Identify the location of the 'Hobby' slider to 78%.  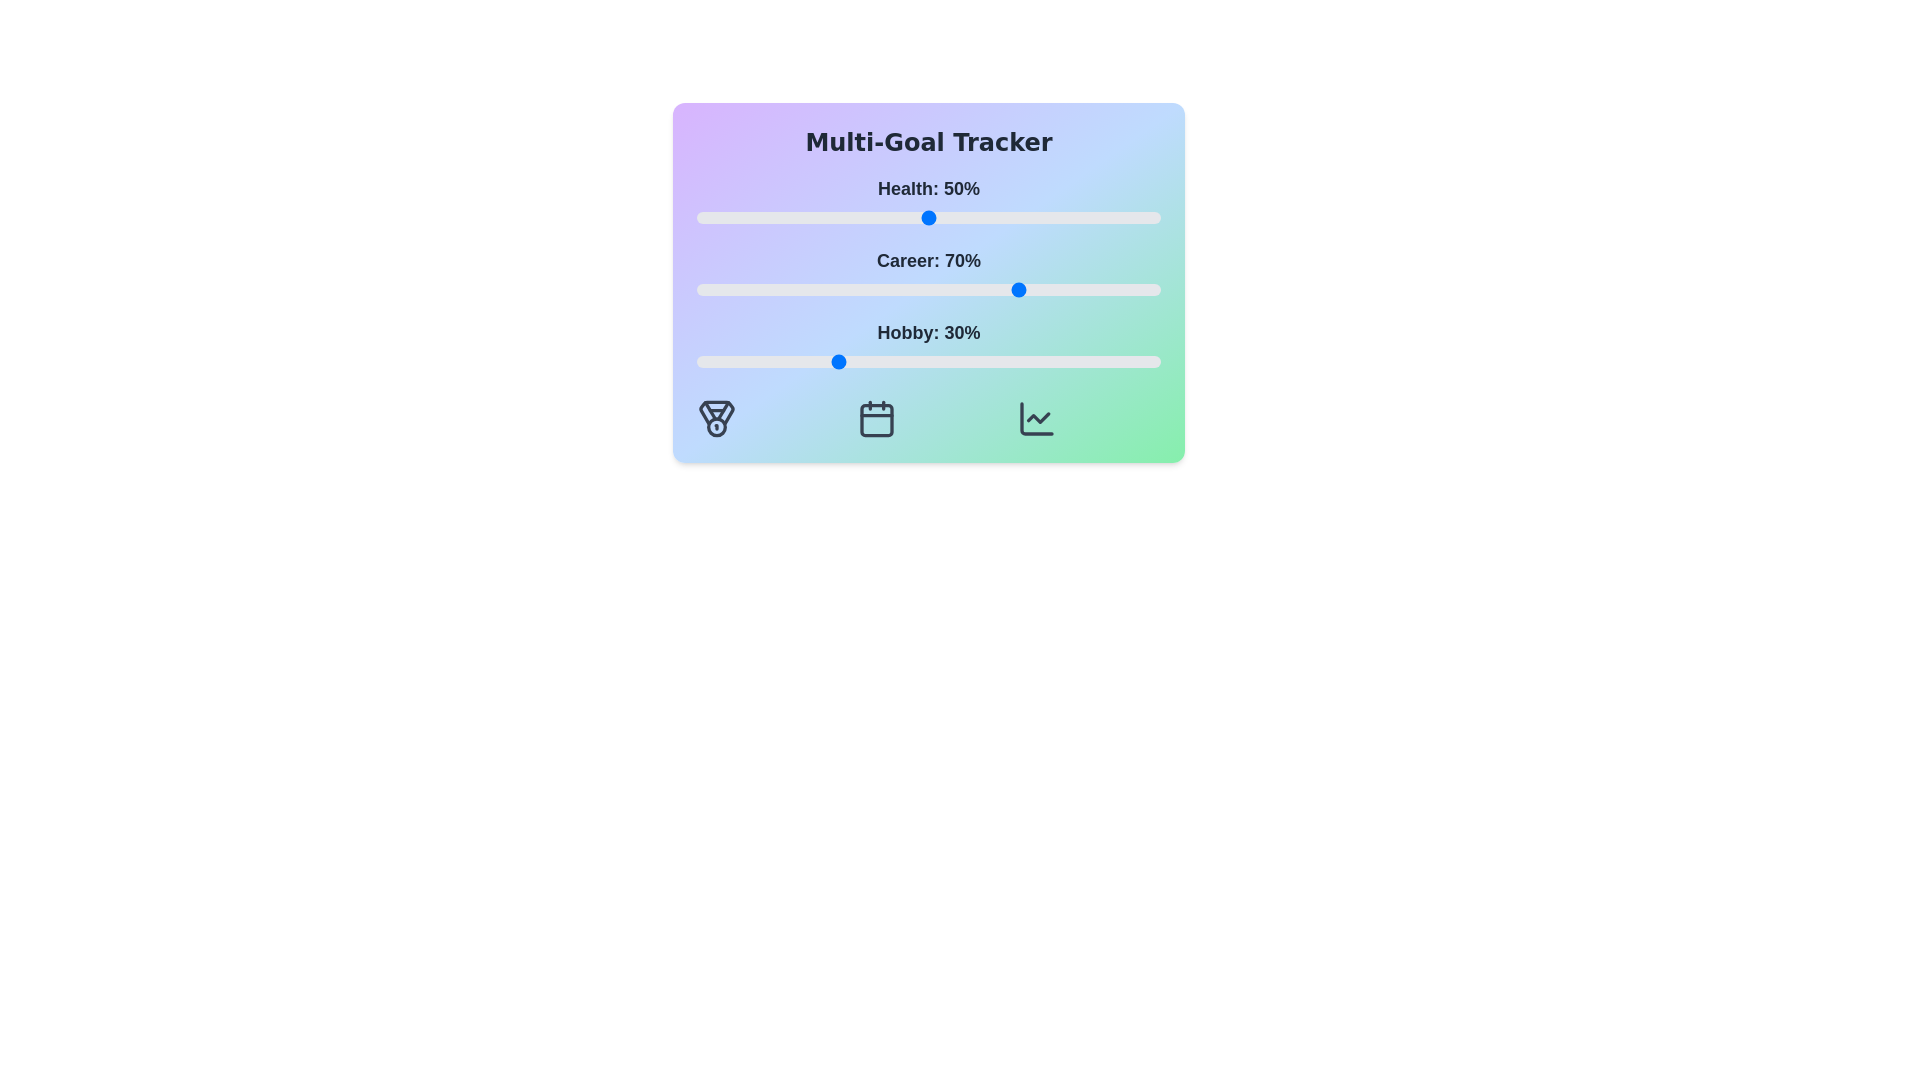
(1057, 362).